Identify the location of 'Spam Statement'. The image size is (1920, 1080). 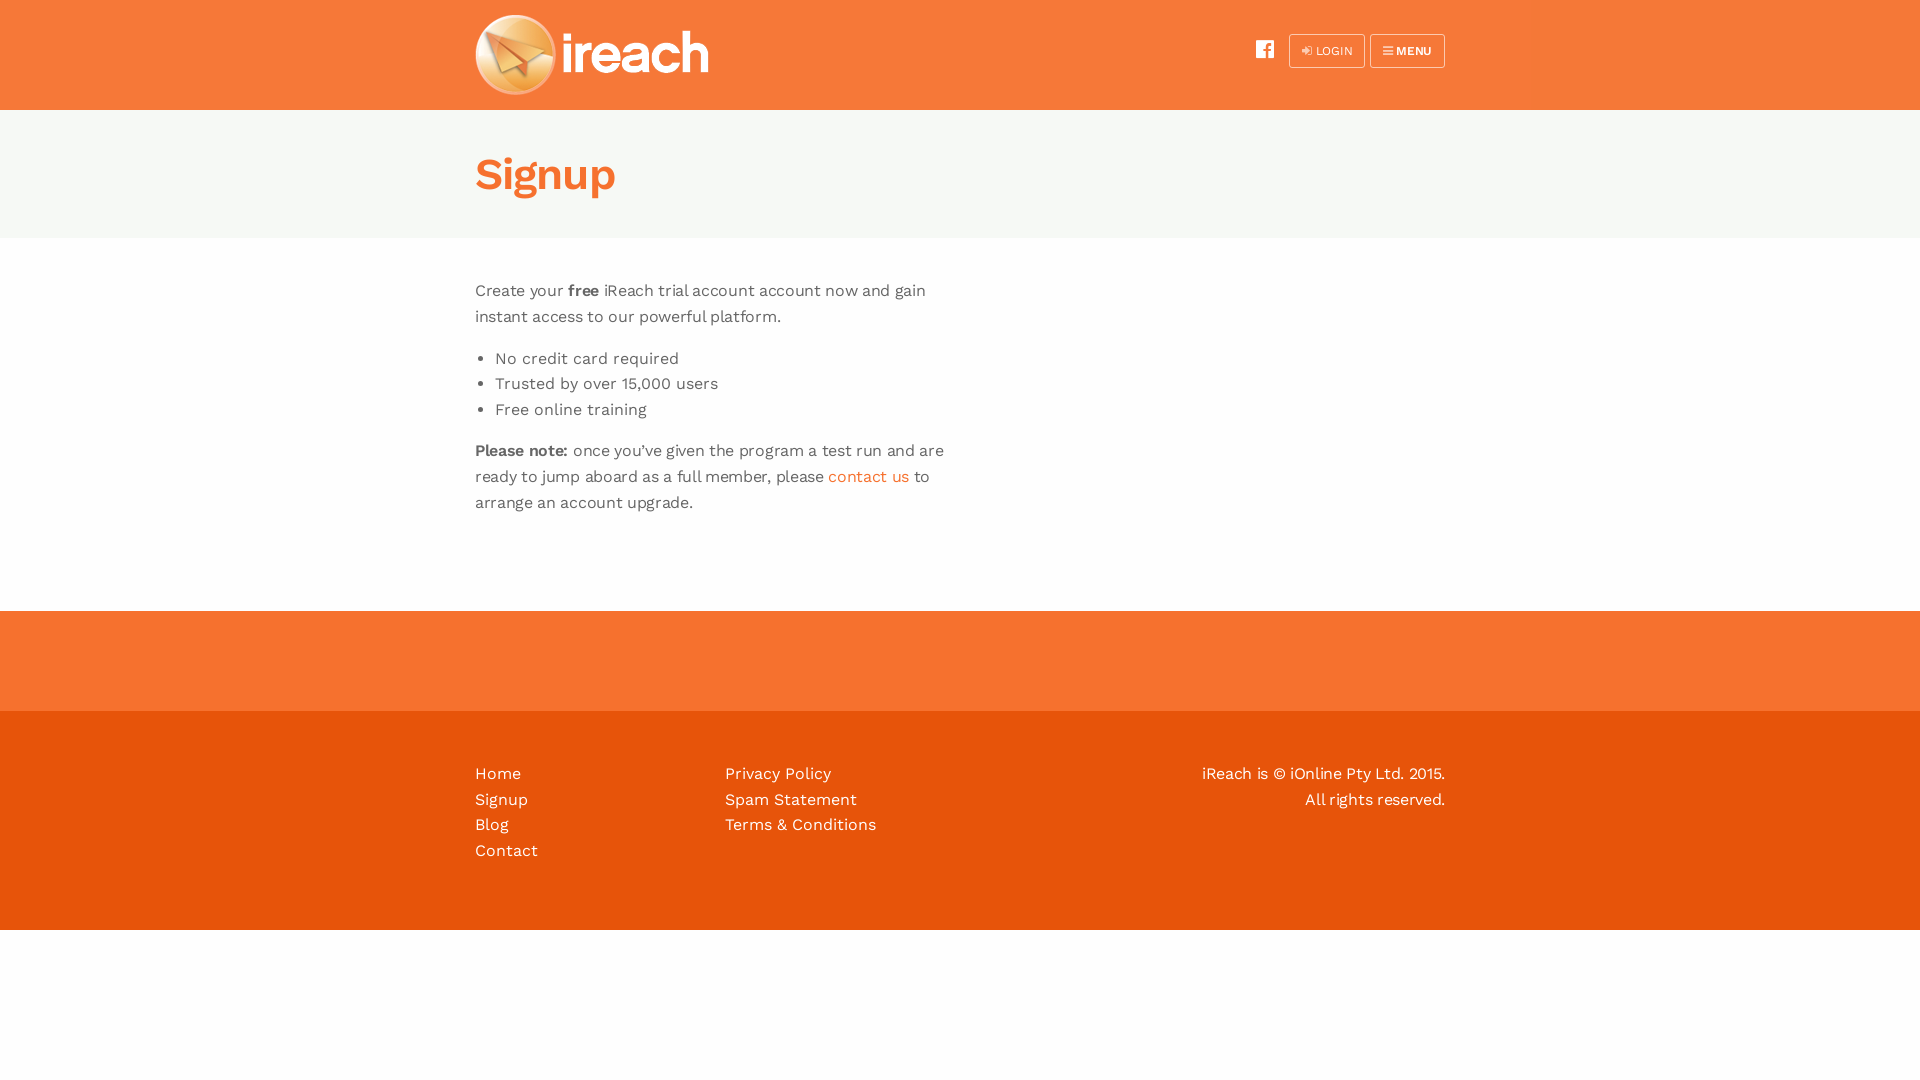
(790, 798).